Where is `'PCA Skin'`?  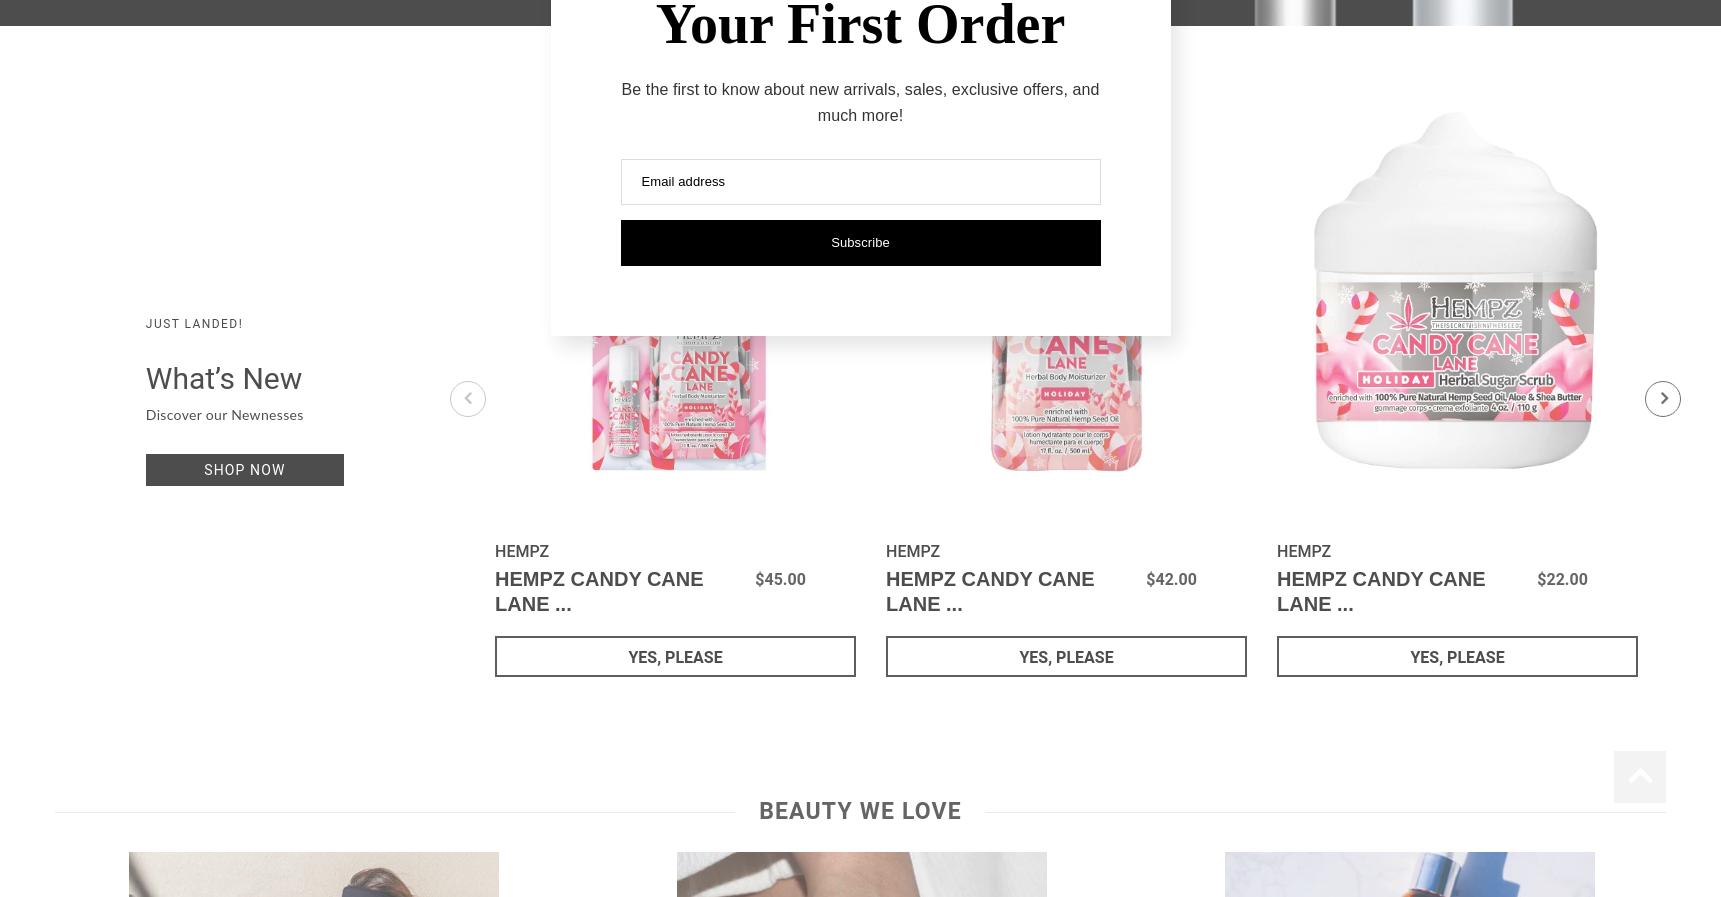
'PCA Skin' is located at coordinates (307, 115).